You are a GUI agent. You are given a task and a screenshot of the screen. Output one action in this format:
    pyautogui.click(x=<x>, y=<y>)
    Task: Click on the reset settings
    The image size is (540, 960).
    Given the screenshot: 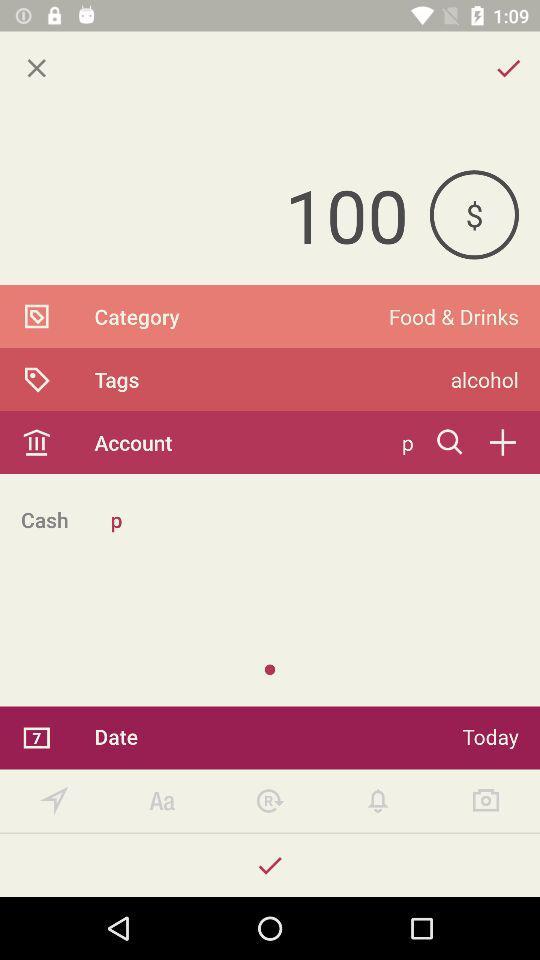 What is the action you would take?
    pyautogui.click(x=270, y=801)
    